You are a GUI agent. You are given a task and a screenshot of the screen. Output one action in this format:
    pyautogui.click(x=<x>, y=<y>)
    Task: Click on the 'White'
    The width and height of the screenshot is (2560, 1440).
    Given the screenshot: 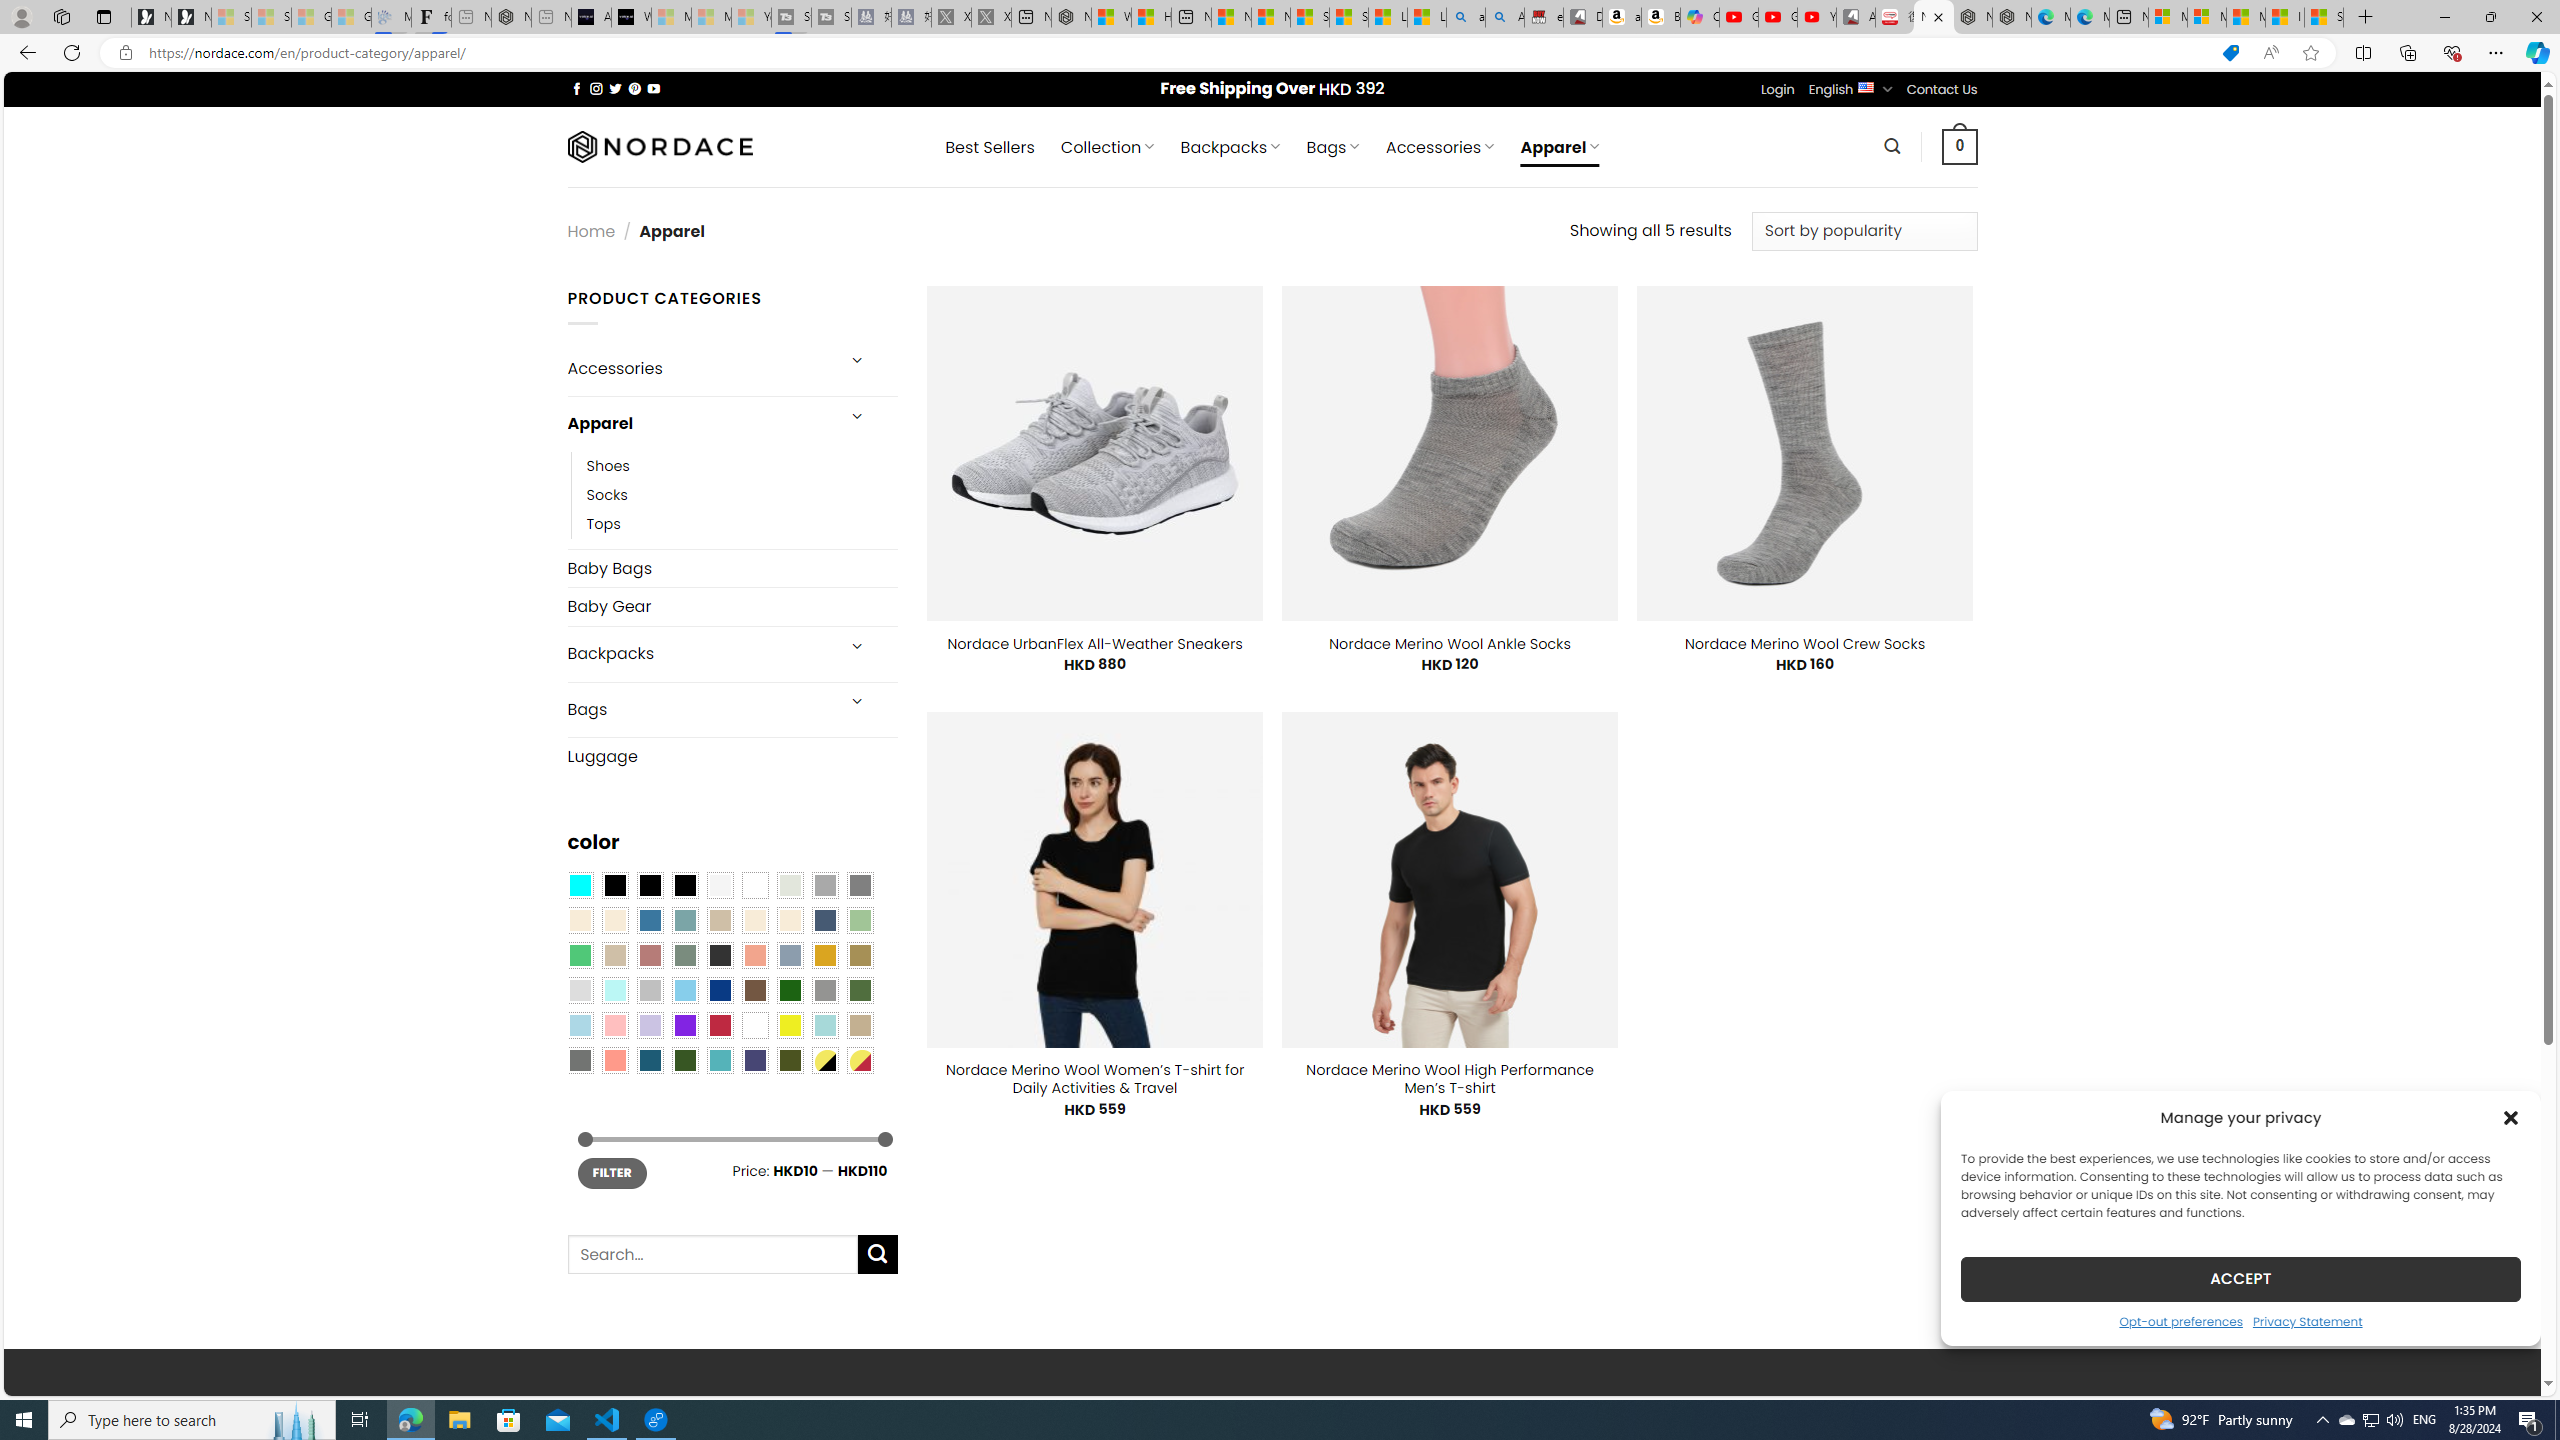 What is the action you would take?
    pyautogui.click(x=754, y=1025)
    